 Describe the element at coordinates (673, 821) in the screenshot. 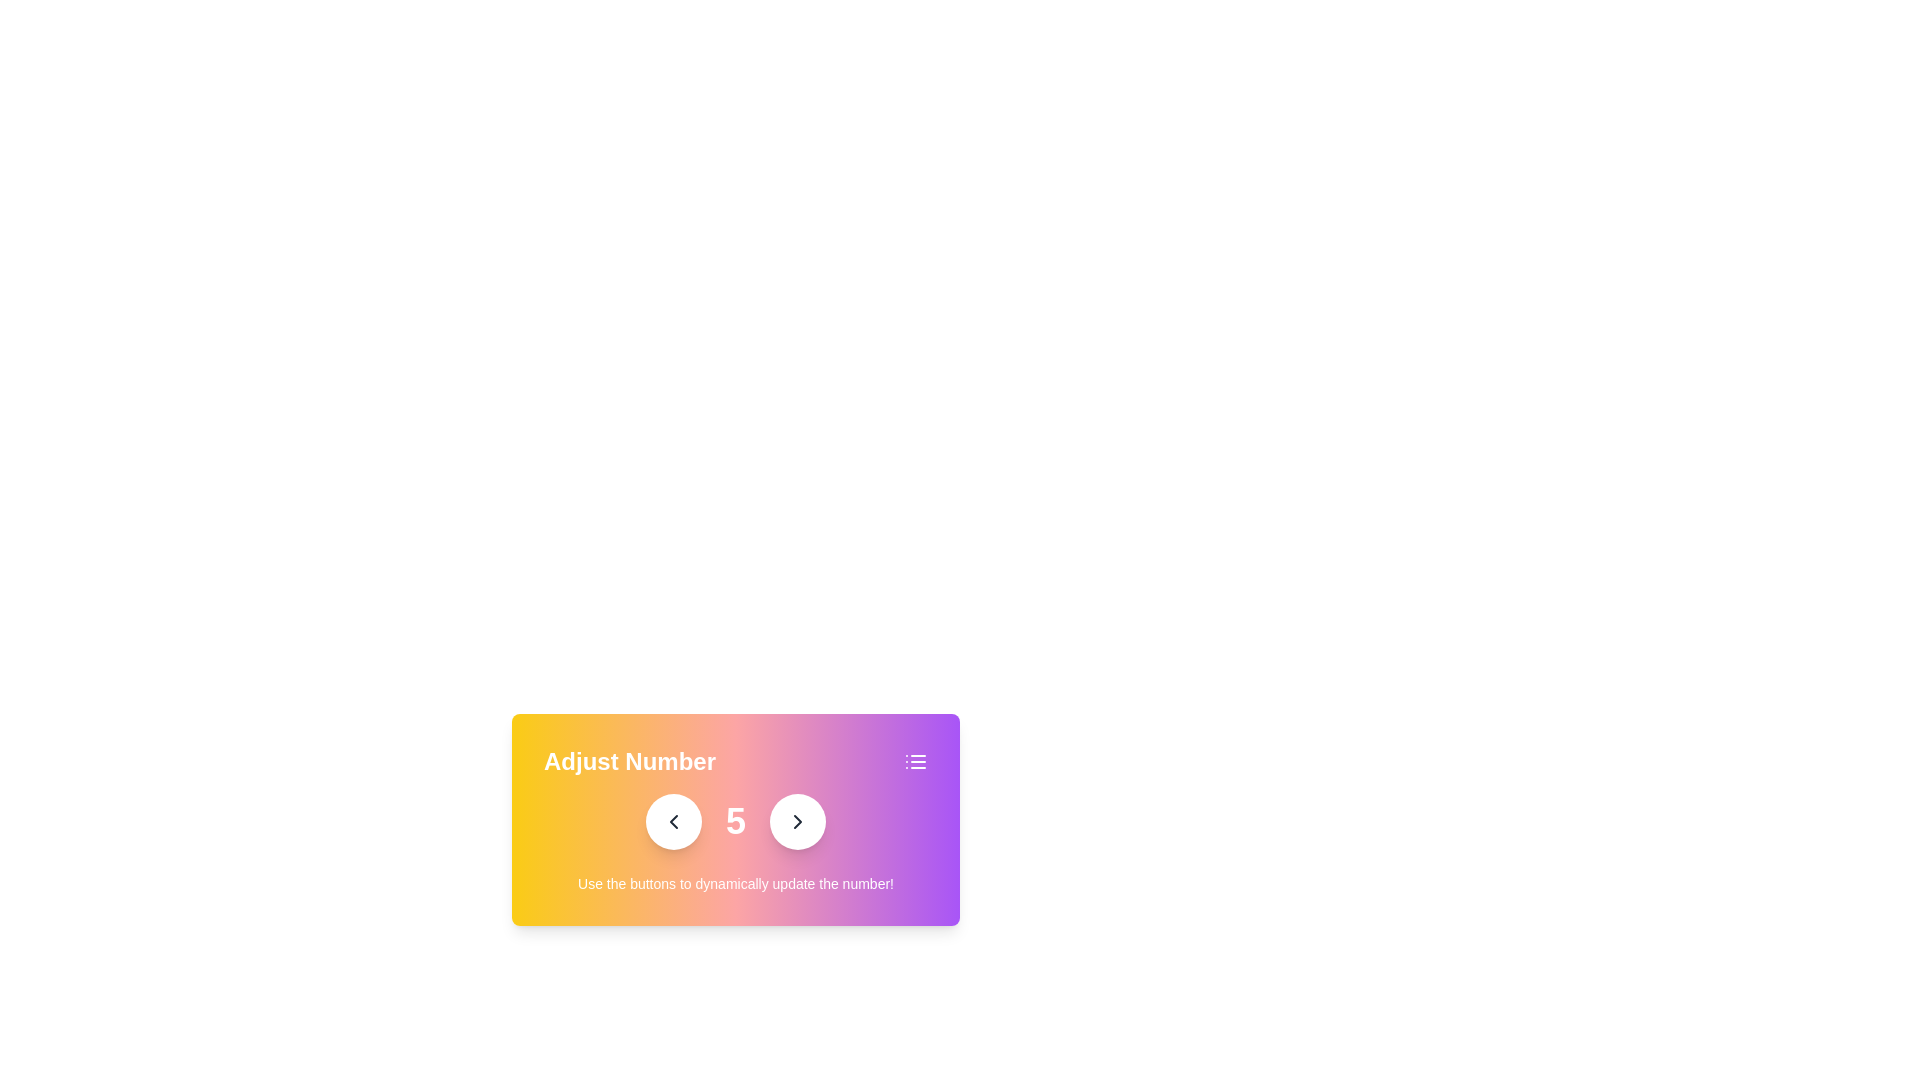

I see `the decrement button located to the left of the number display in the center of the card interface to visualize its interactivity` at that location.